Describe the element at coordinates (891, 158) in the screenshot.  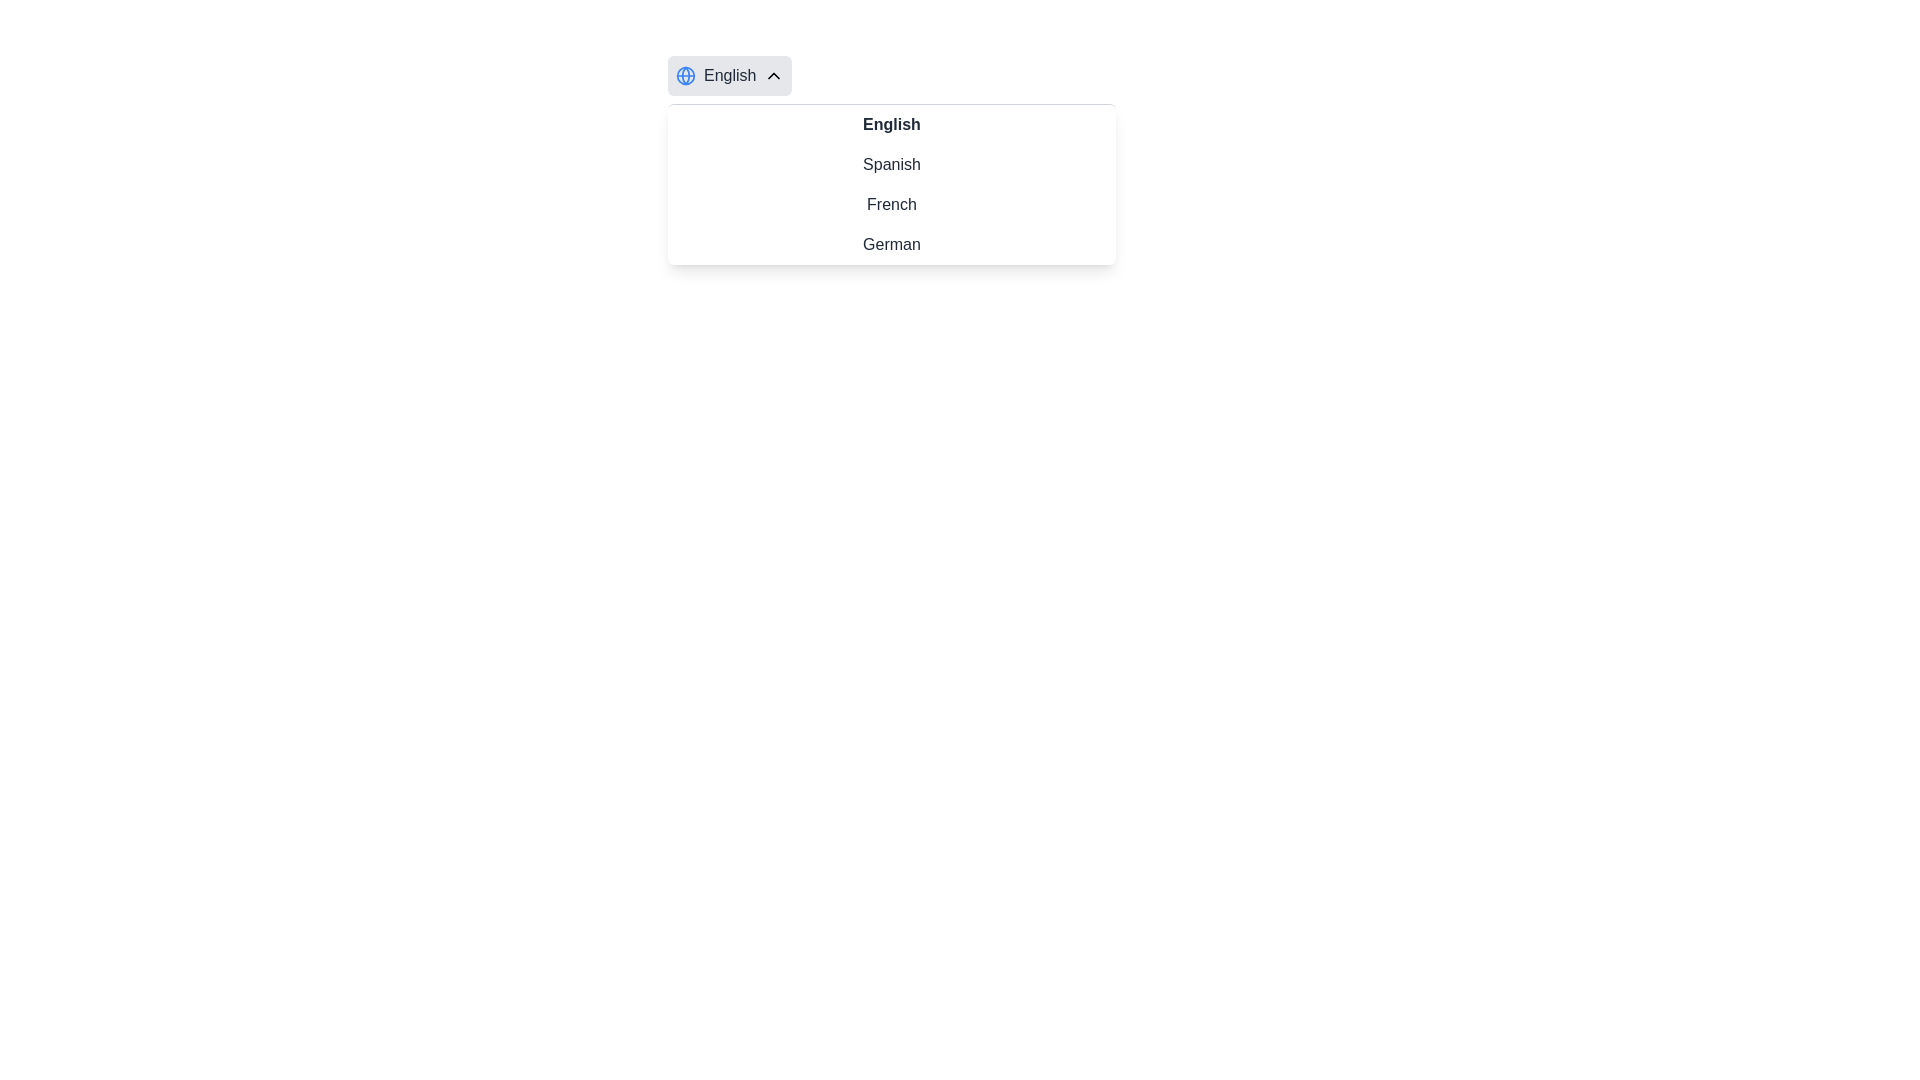
I see `the text label displaying 'Spanish'` at that location.